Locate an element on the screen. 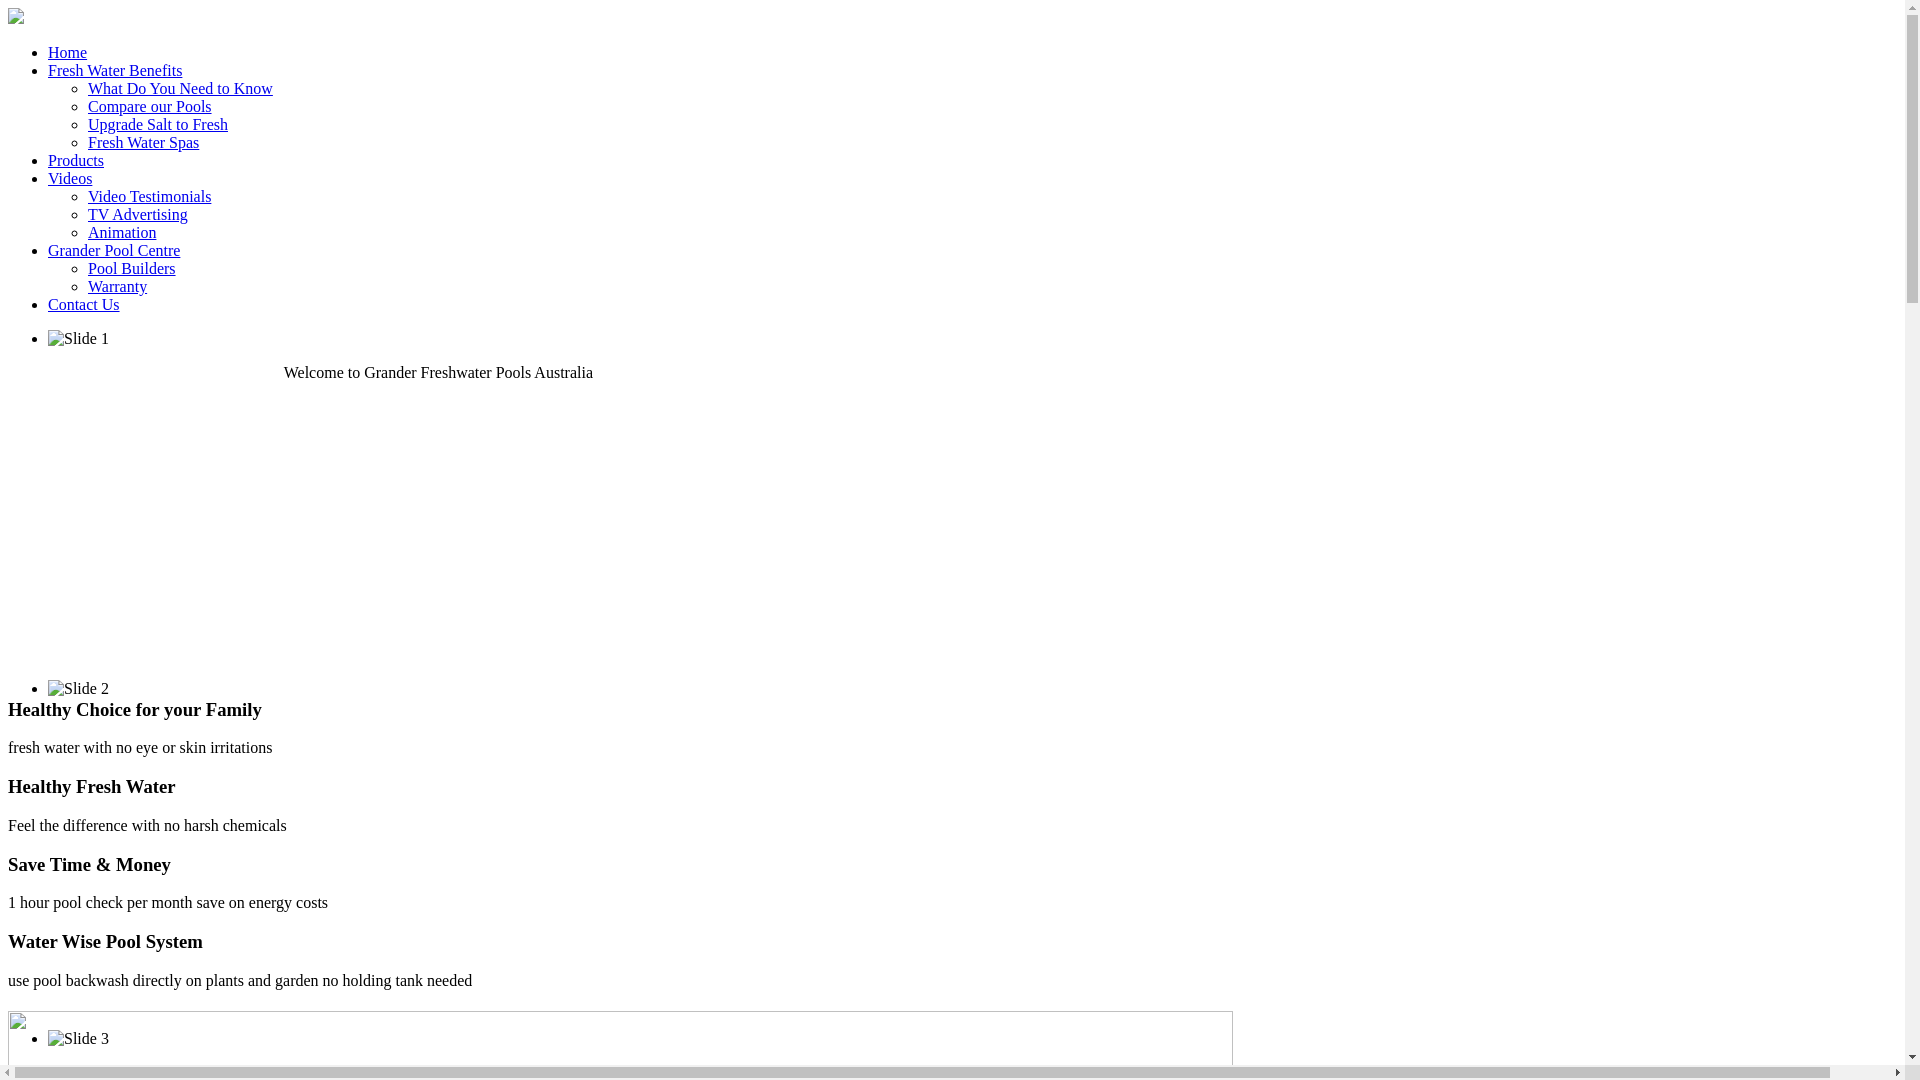 This screenshot has height=1080, width=1920. 'Grander Pool Centre' is located at coordinates (113, 249).